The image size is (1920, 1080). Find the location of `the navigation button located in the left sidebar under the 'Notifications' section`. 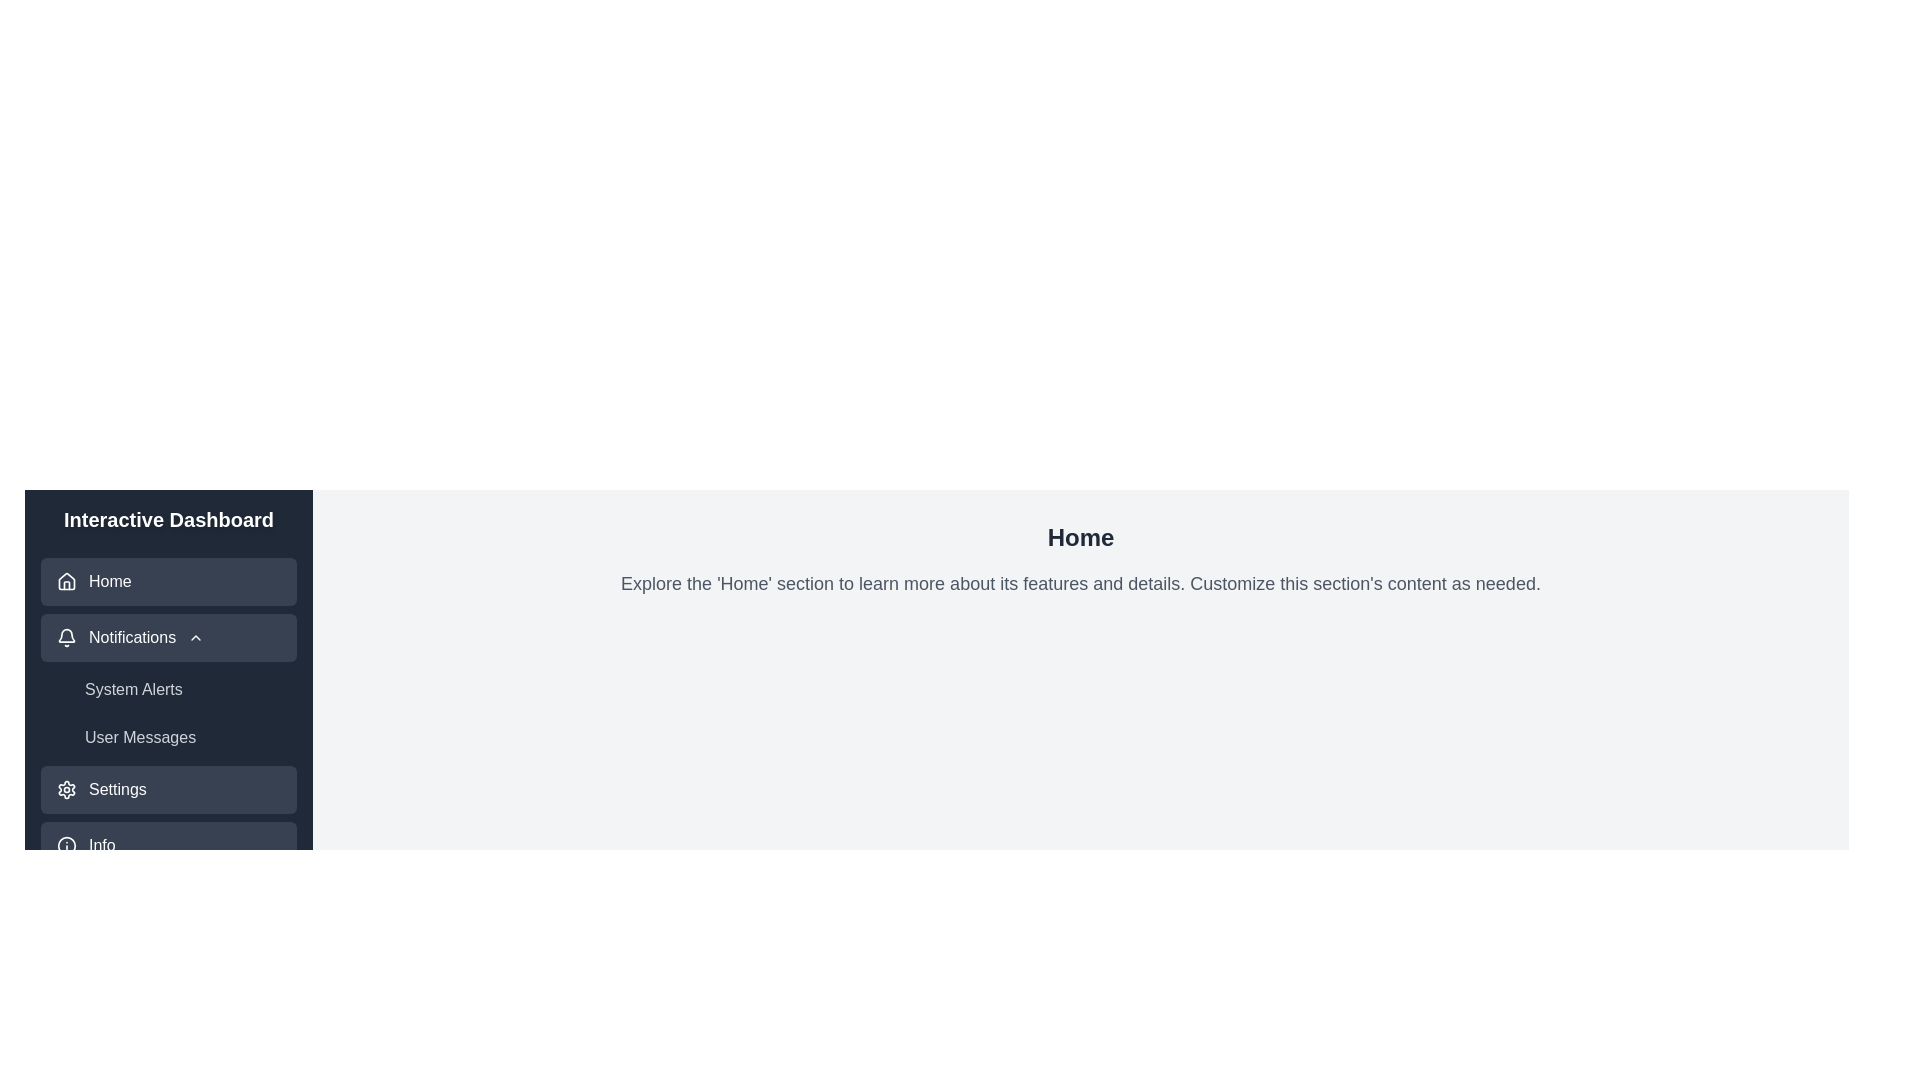

the navigation button located in the left sidebar under the 'Notifications' section is located at coordinates (185, 689).